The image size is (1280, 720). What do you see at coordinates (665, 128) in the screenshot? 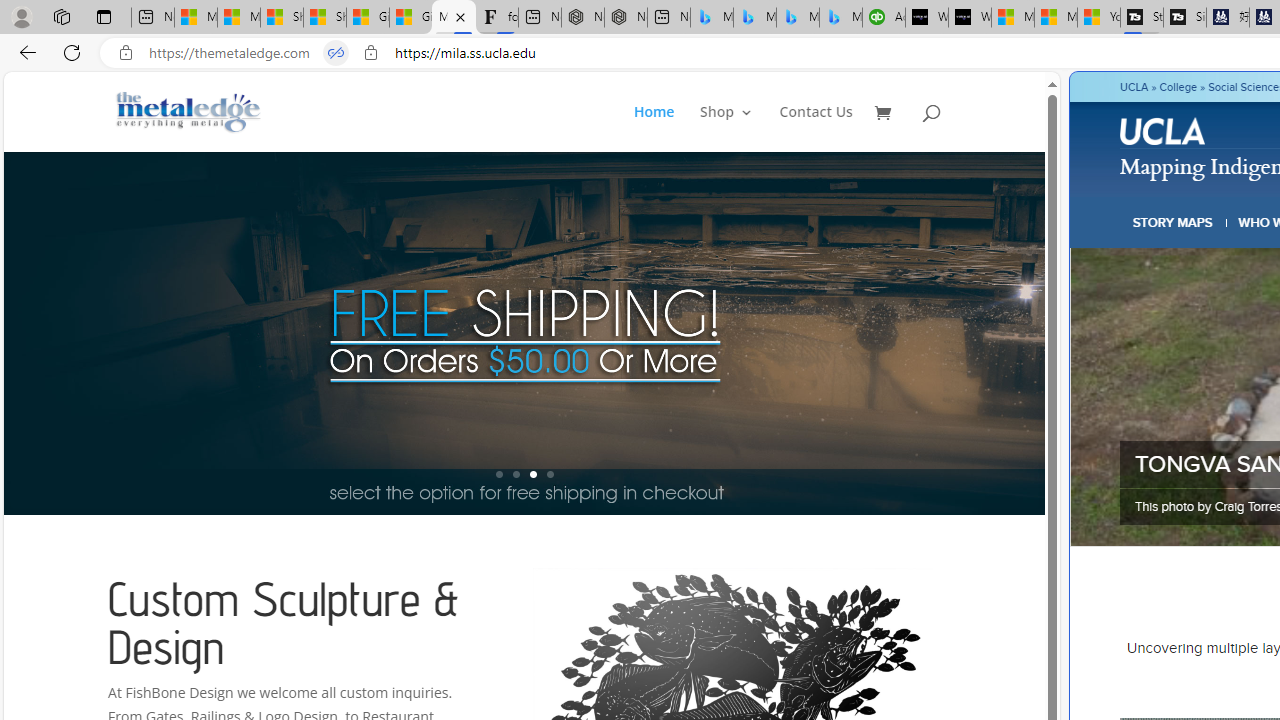
I see `'Home'` at bounding box center [665, 128].